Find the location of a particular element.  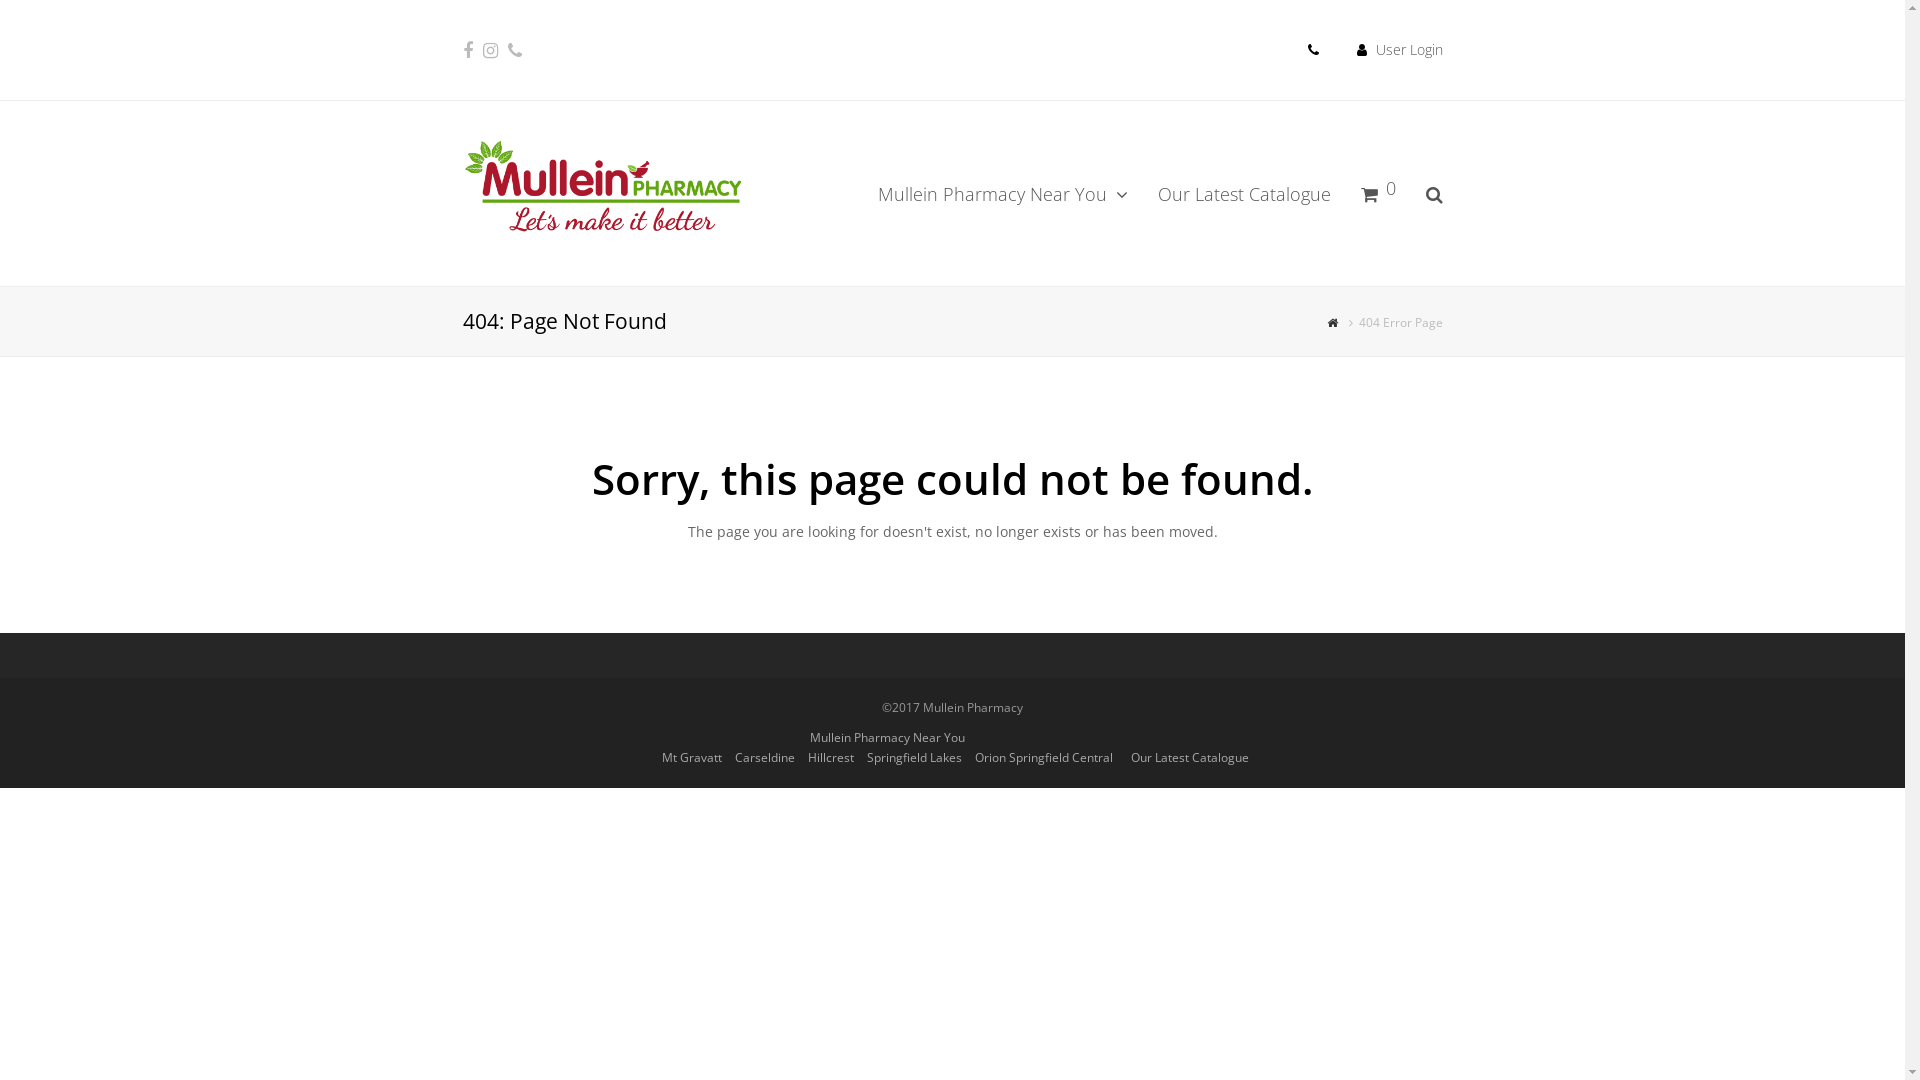

'Our Latest Catalogue' is located at coordinates (1242, 192).